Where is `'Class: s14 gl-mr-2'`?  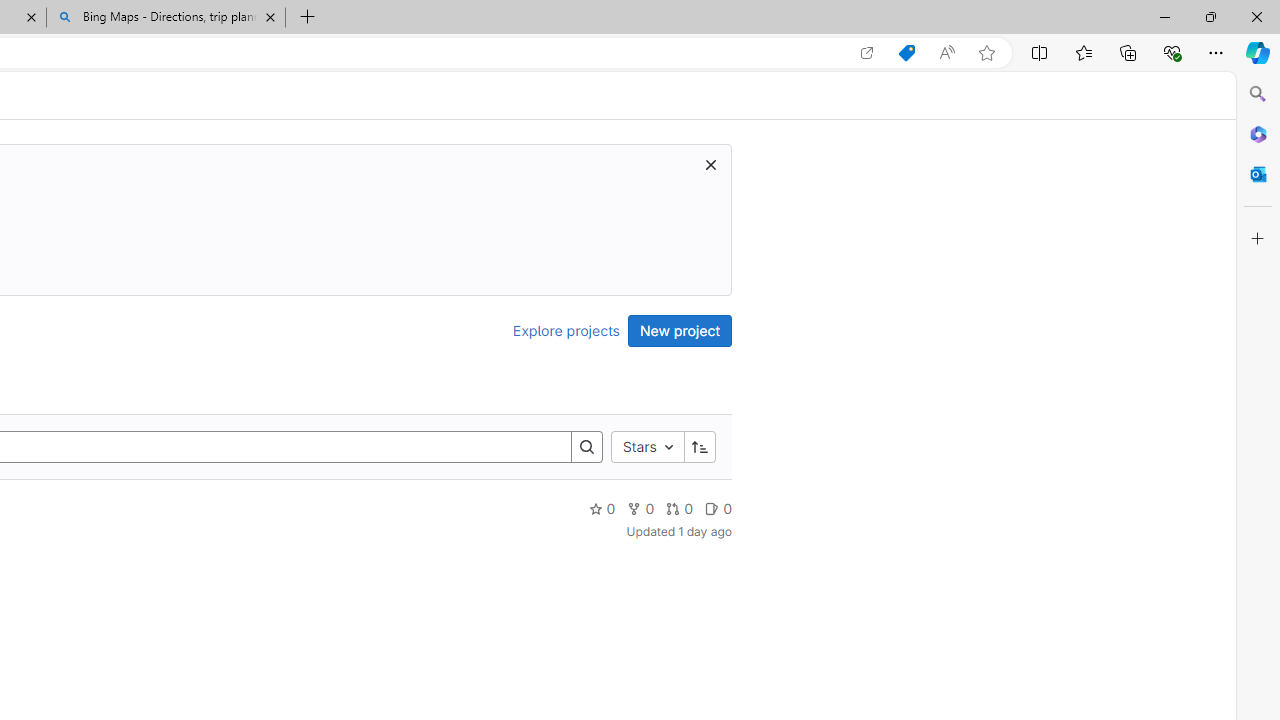
'Class: s14 gl-mr-2' is located at coordinates (712, 507).